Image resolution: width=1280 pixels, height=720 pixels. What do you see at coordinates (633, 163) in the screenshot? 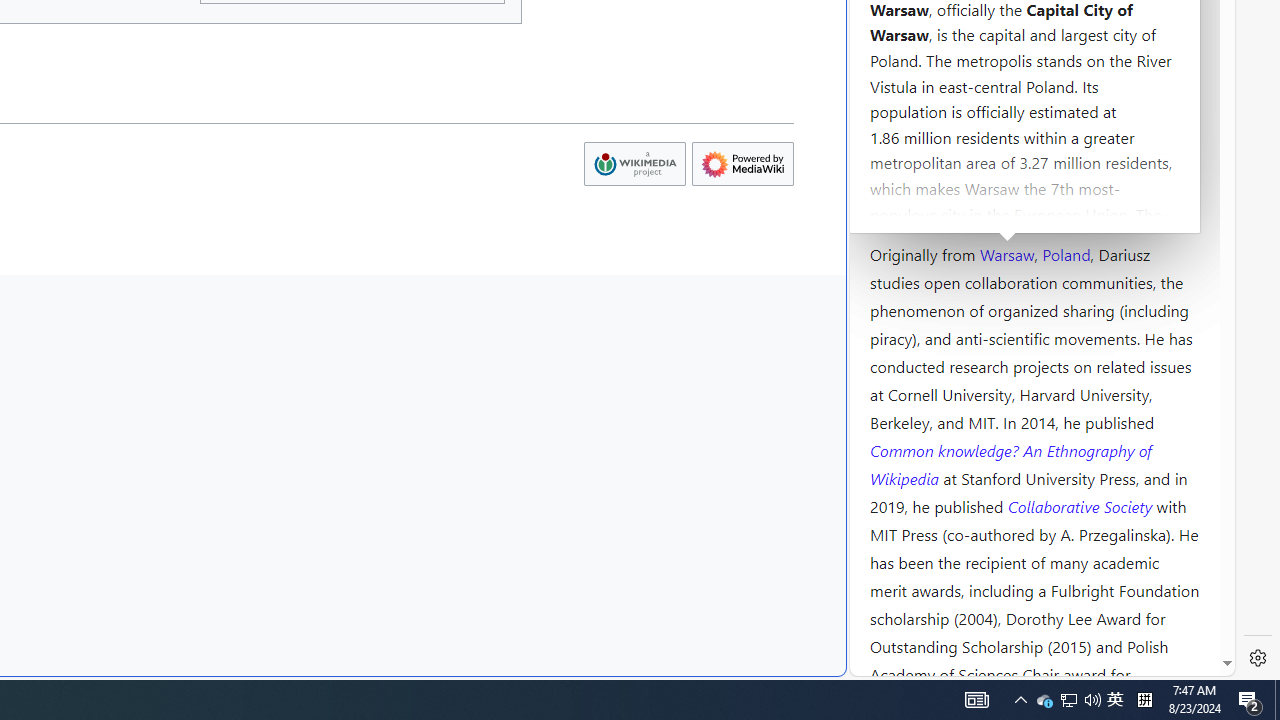
I see `'Wikimedia Foundation'` at bounding box center [633, 163].